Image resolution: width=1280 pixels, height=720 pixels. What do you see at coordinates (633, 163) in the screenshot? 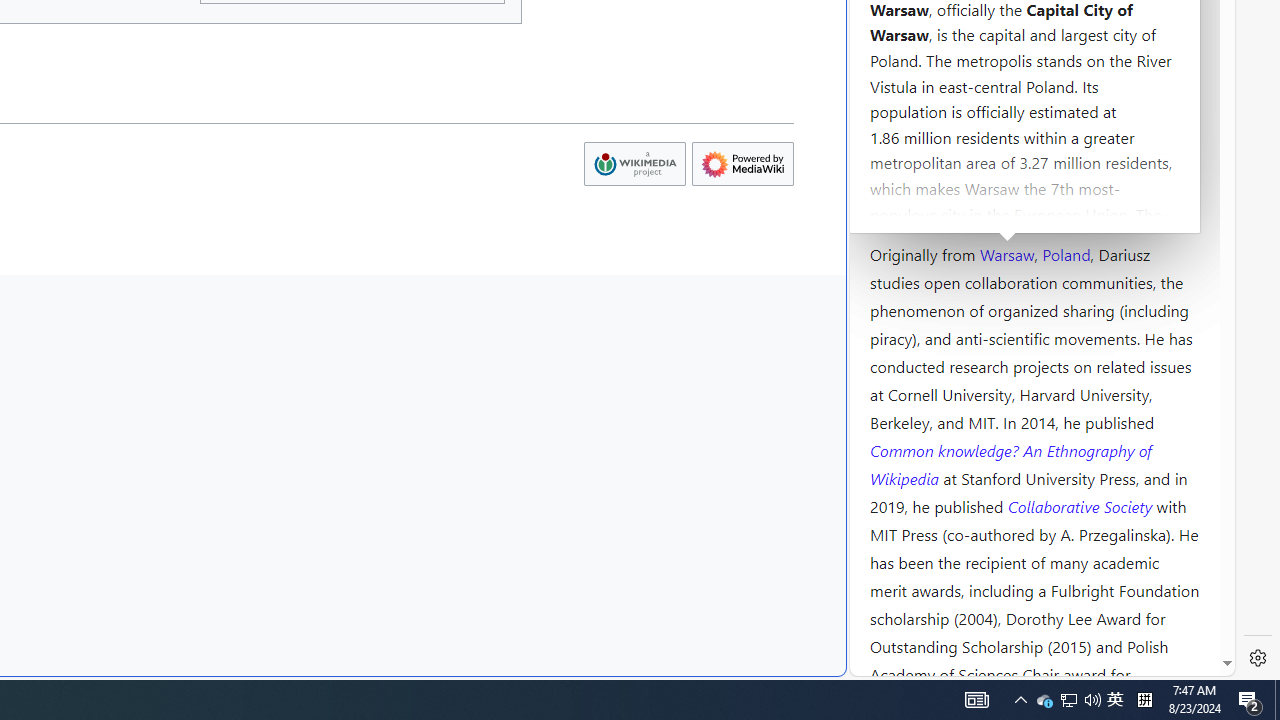
I see `'Wikimedia Foundation'` at bounding box center [633, 163].